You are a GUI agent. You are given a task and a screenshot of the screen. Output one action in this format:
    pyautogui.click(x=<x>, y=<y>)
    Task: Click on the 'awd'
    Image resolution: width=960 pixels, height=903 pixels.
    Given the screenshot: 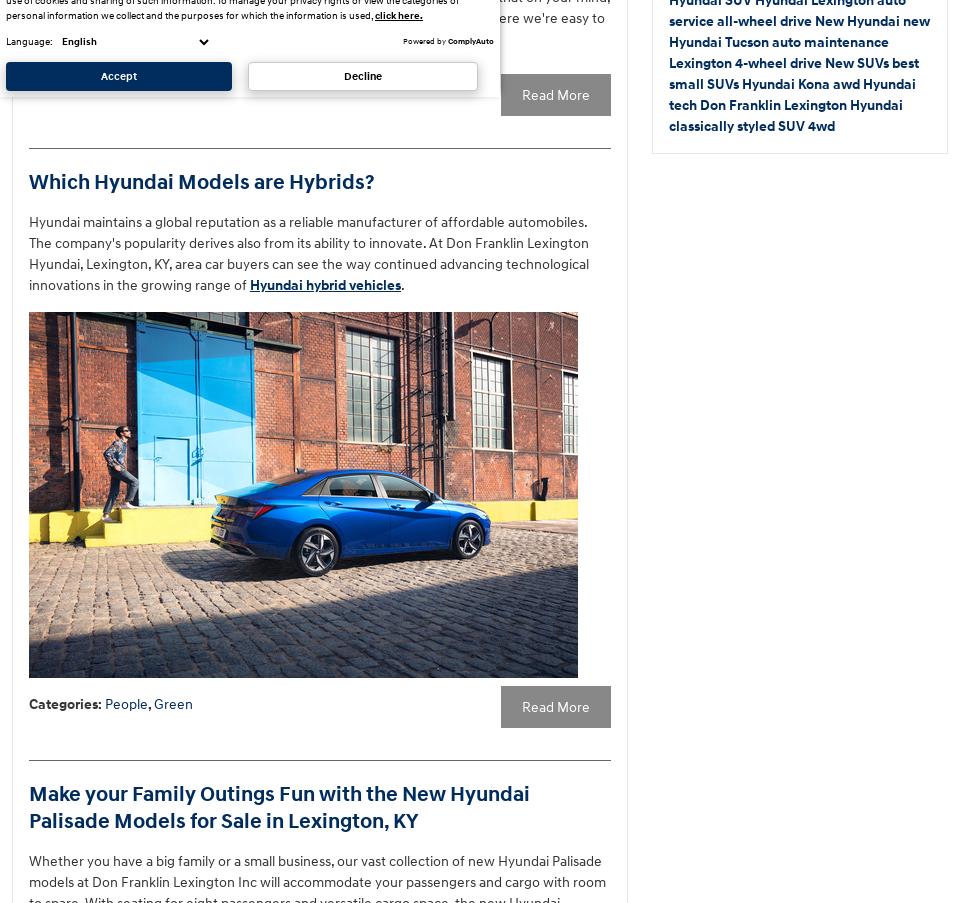 What is the action you would take?
    pyautogui.click(x=846, y=83)
    